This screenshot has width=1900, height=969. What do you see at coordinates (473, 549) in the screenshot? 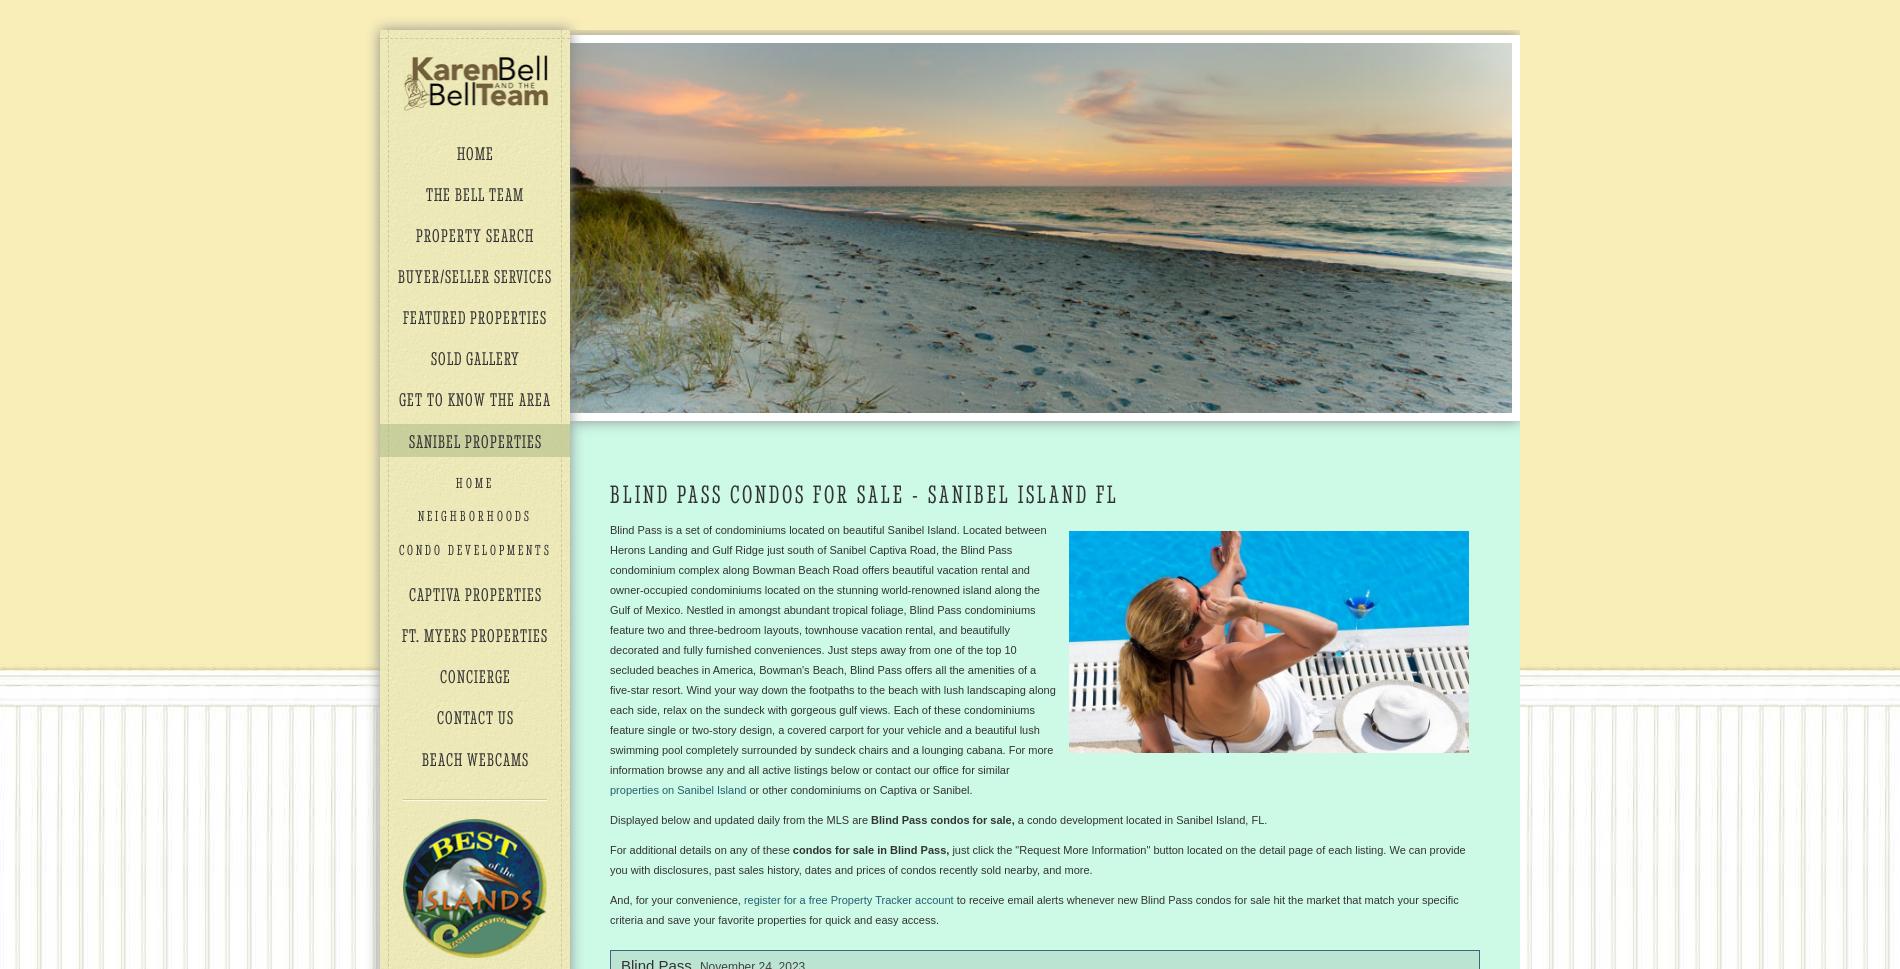
I see `'Condo Developments'` at bounding box center [473, 549].